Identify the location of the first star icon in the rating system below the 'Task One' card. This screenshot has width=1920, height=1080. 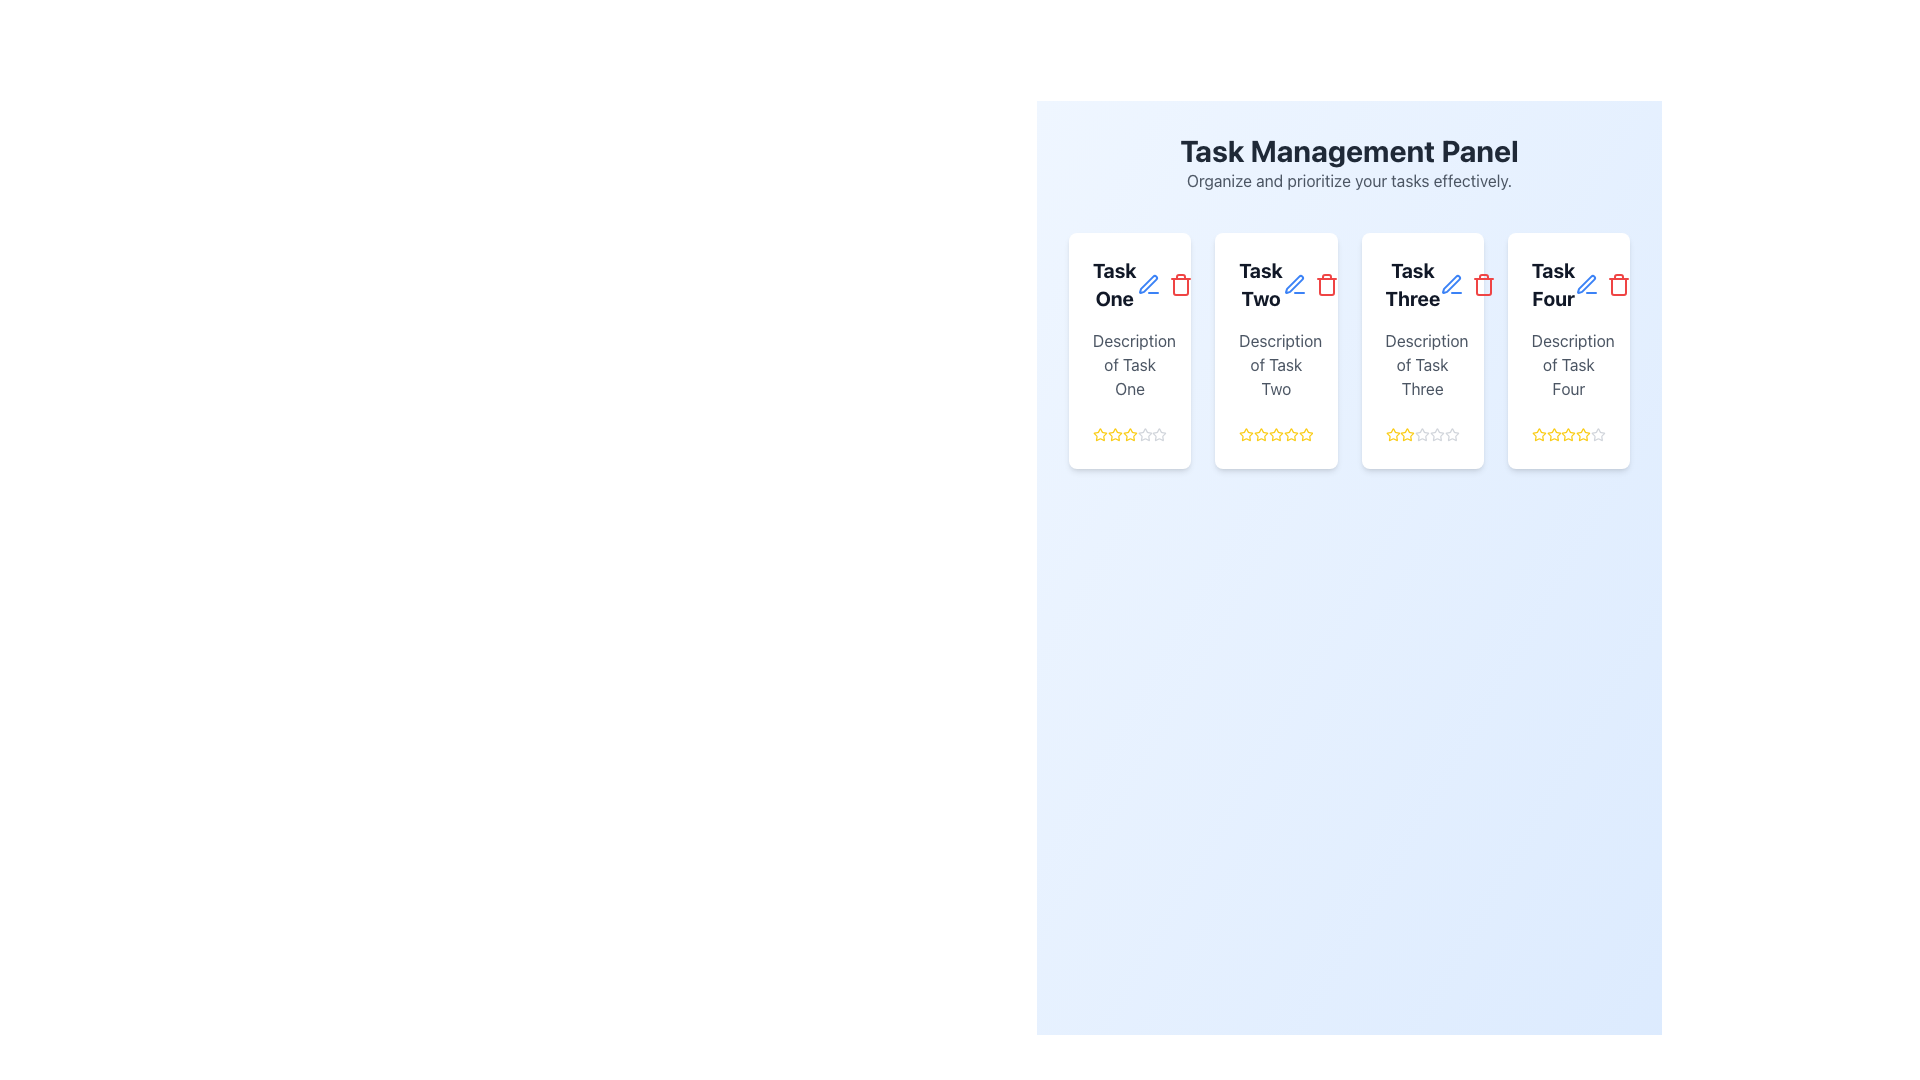
(1130, 433).